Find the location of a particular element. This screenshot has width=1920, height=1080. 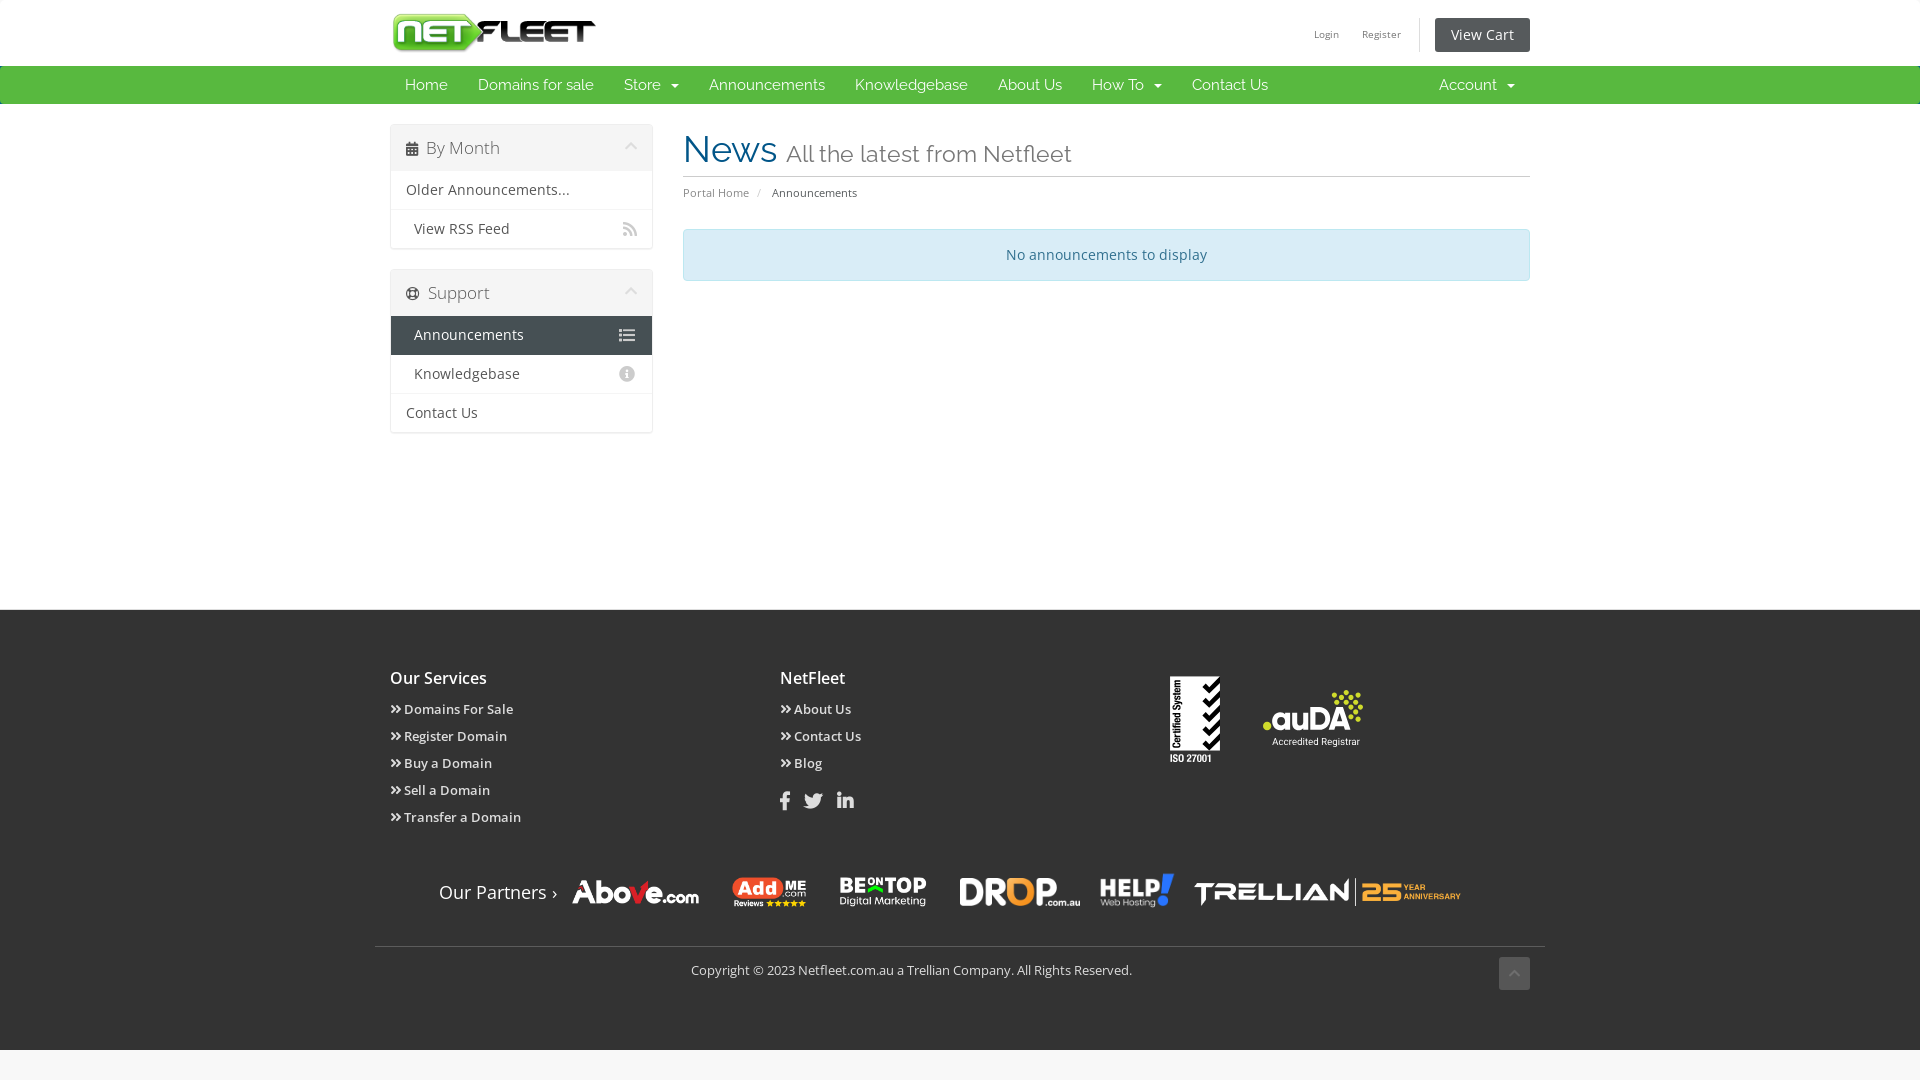

'  Knowledgebase' is located at coordinates (521, 374).